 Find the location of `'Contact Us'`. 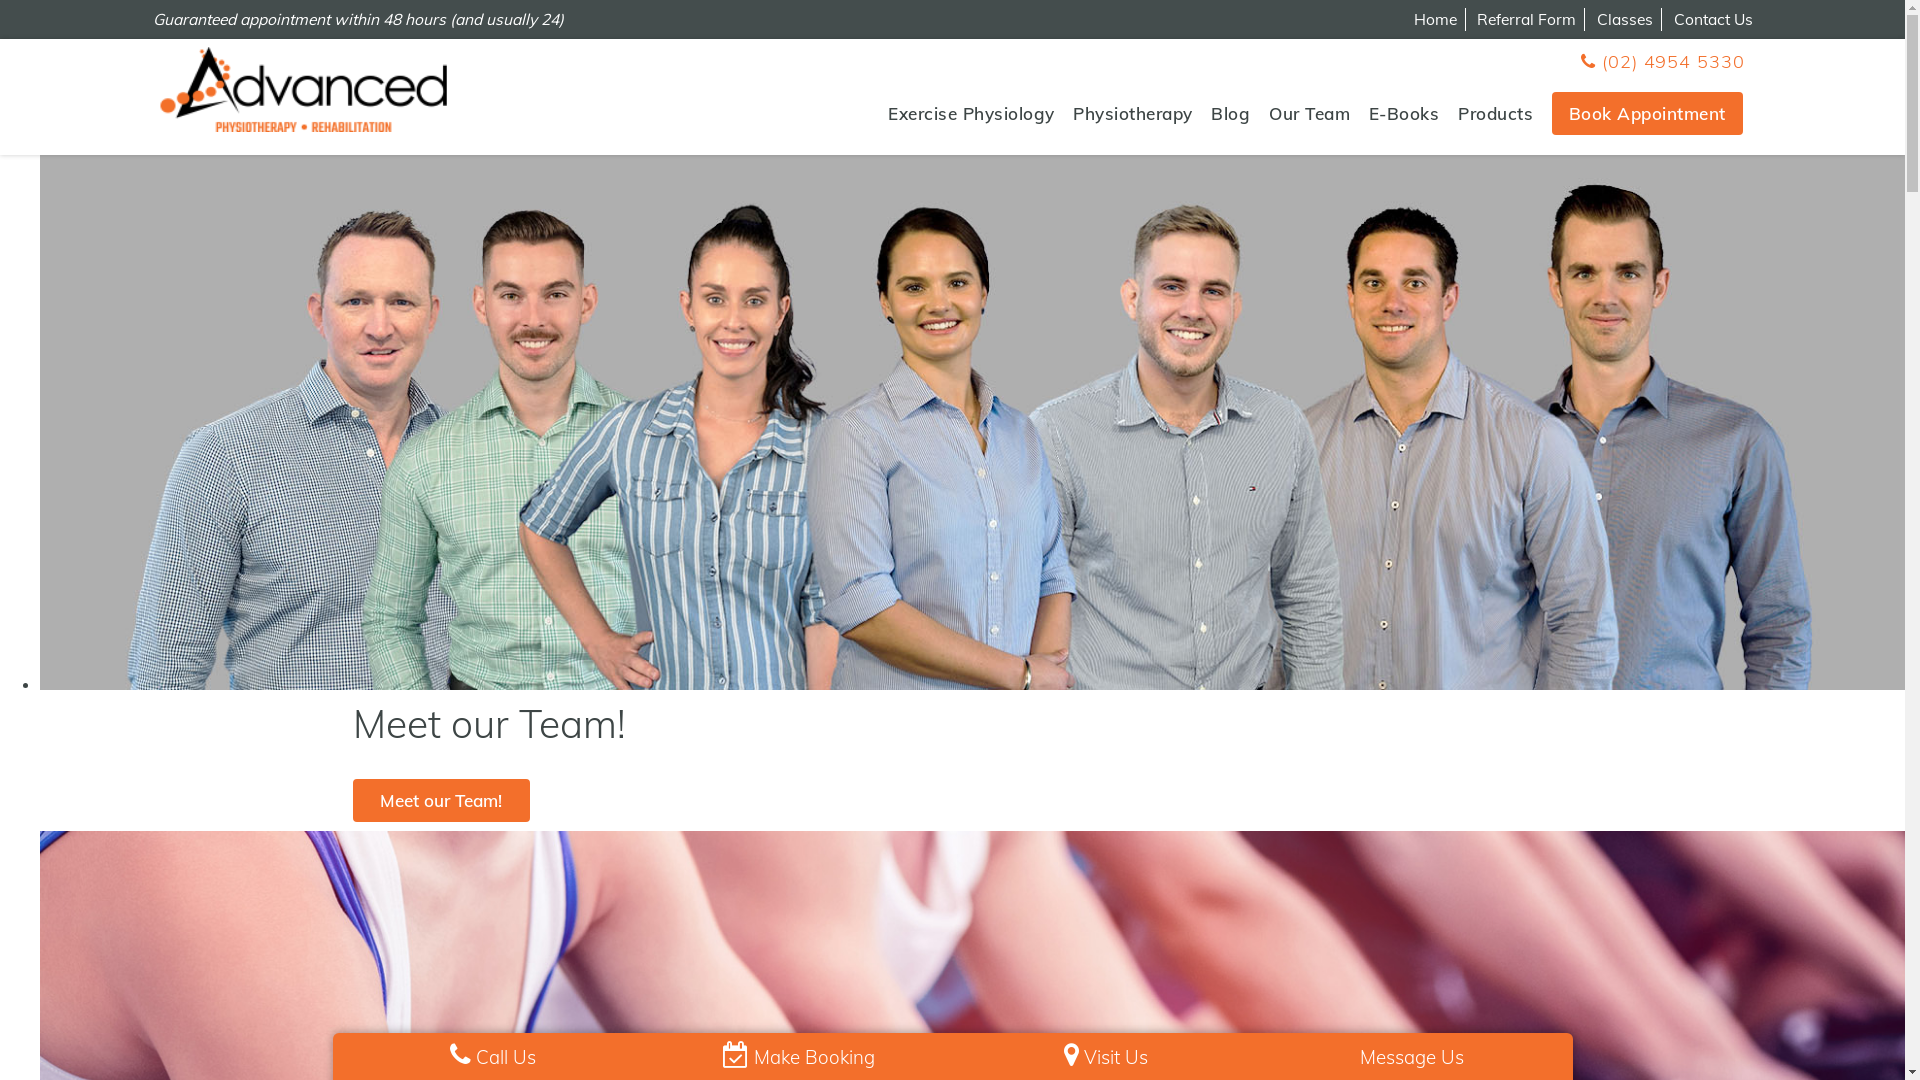

'Contact Us' is located at coordinates (1712, 19).